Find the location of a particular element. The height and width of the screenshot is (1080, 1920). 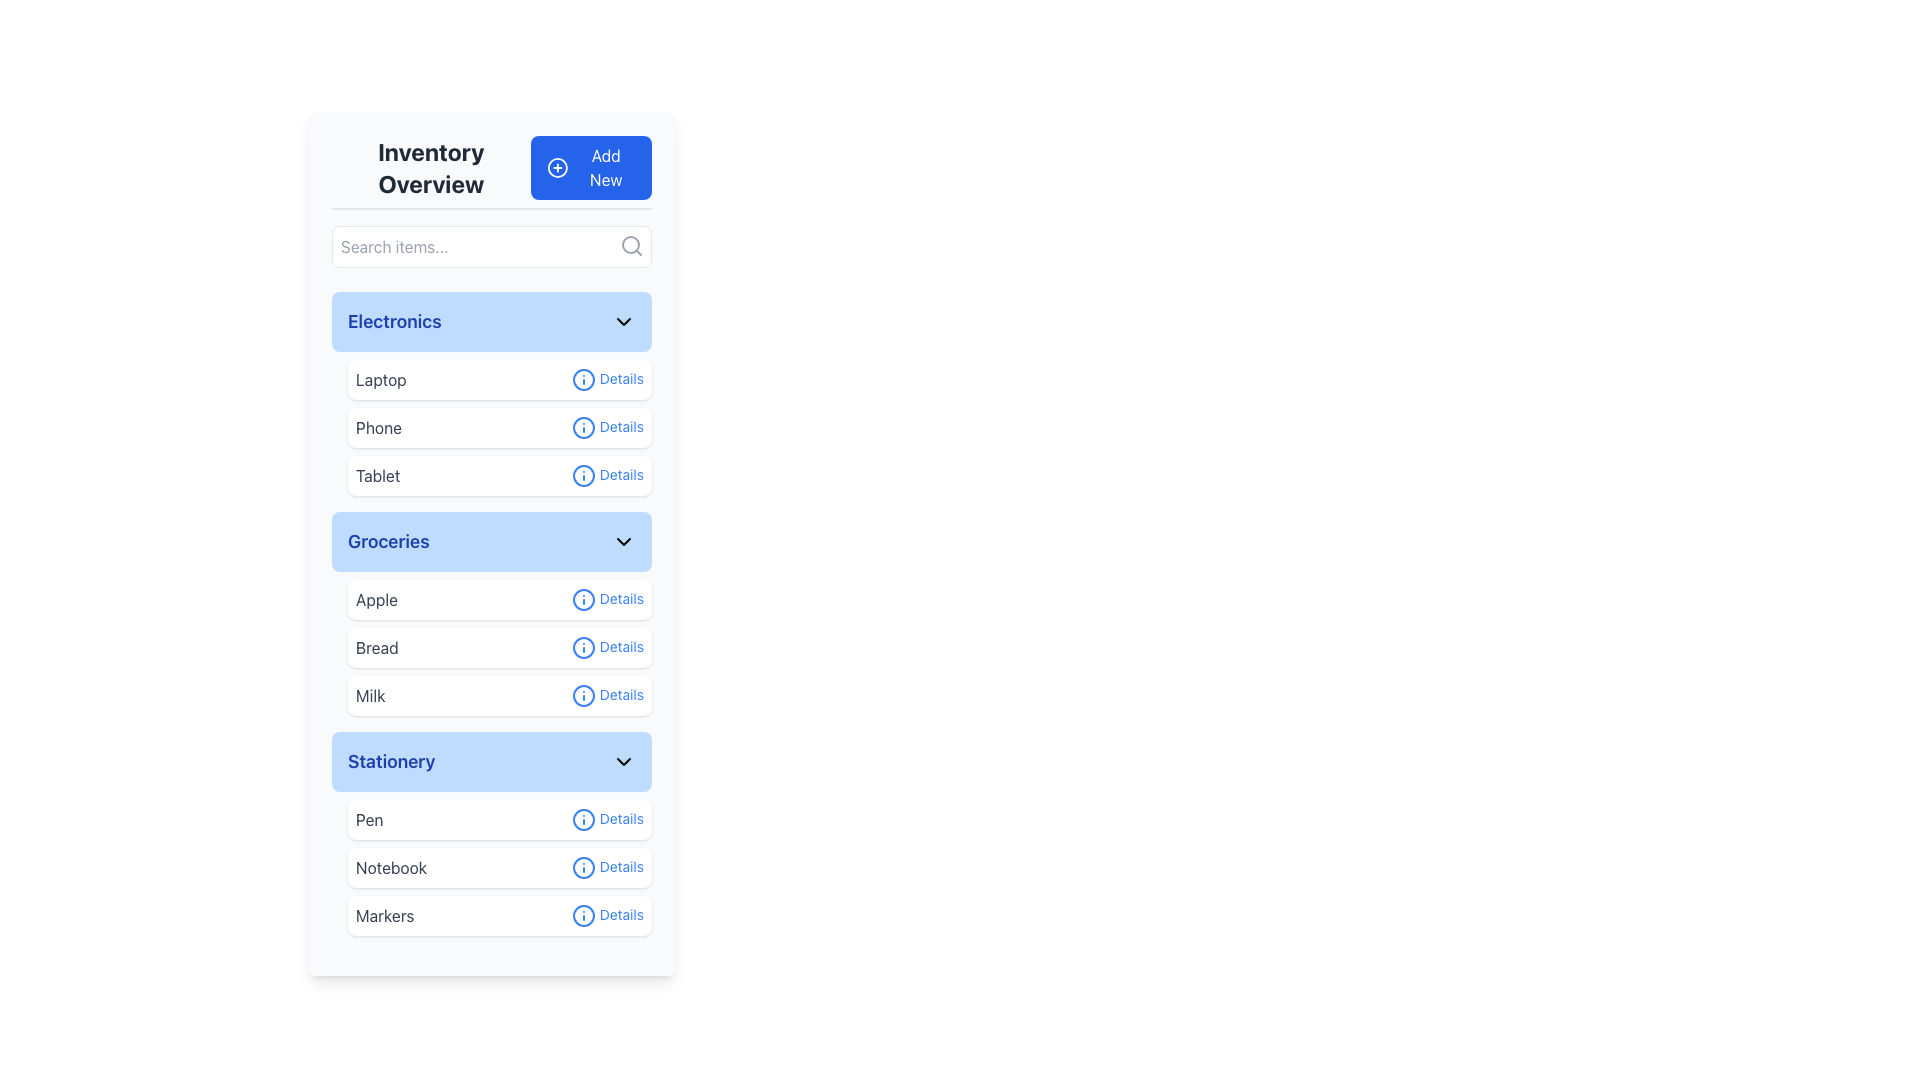

the information icon located to the right of the 'Phone' label in the 'Electronics' category list is located at coordinates (582, 427).